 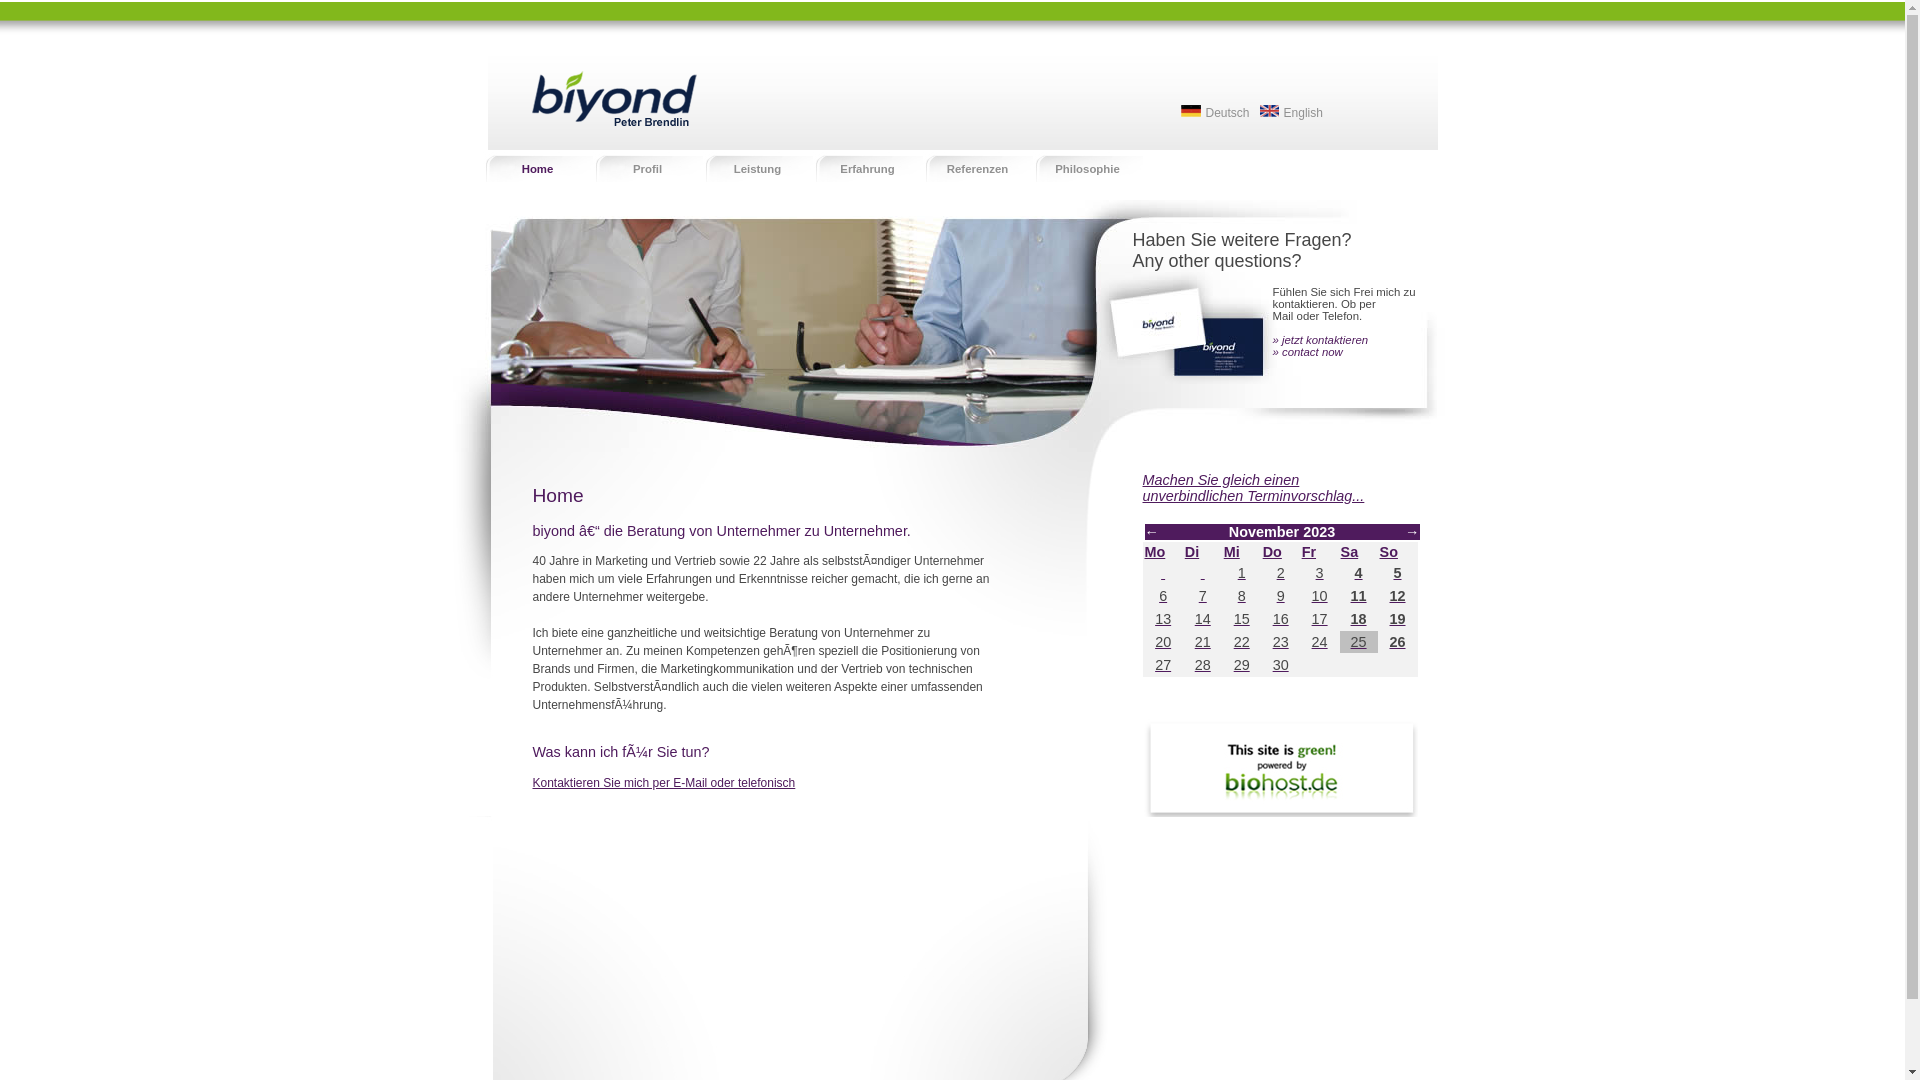 I want to click on '30', so click(x=1281, y=664).